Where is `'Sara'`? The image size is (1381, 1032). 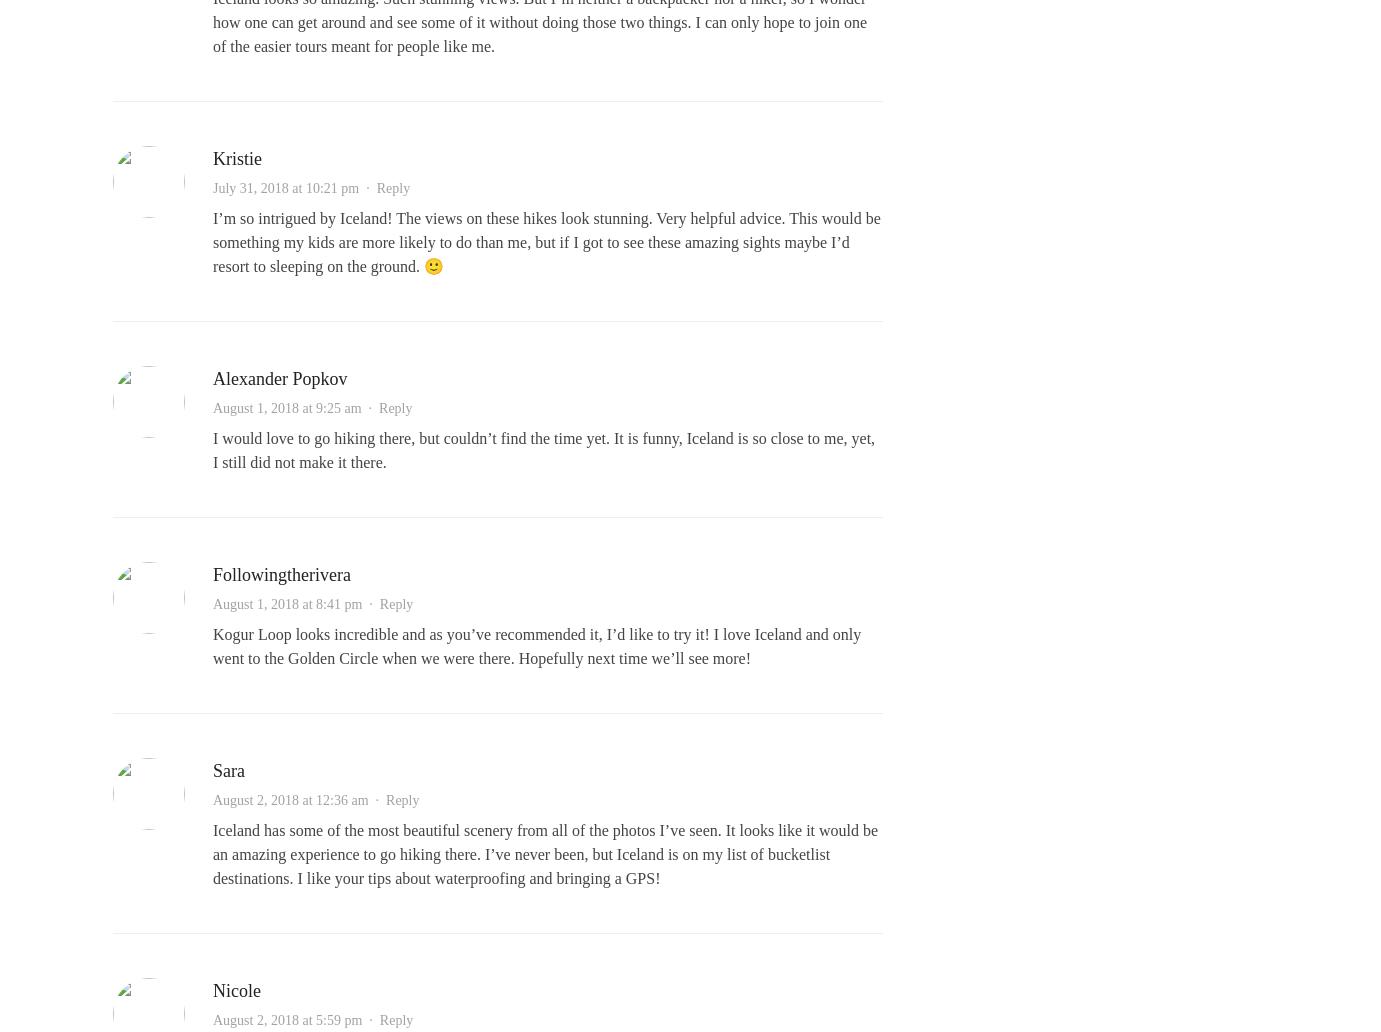 'Sara' is located at coordinates (227, 770).